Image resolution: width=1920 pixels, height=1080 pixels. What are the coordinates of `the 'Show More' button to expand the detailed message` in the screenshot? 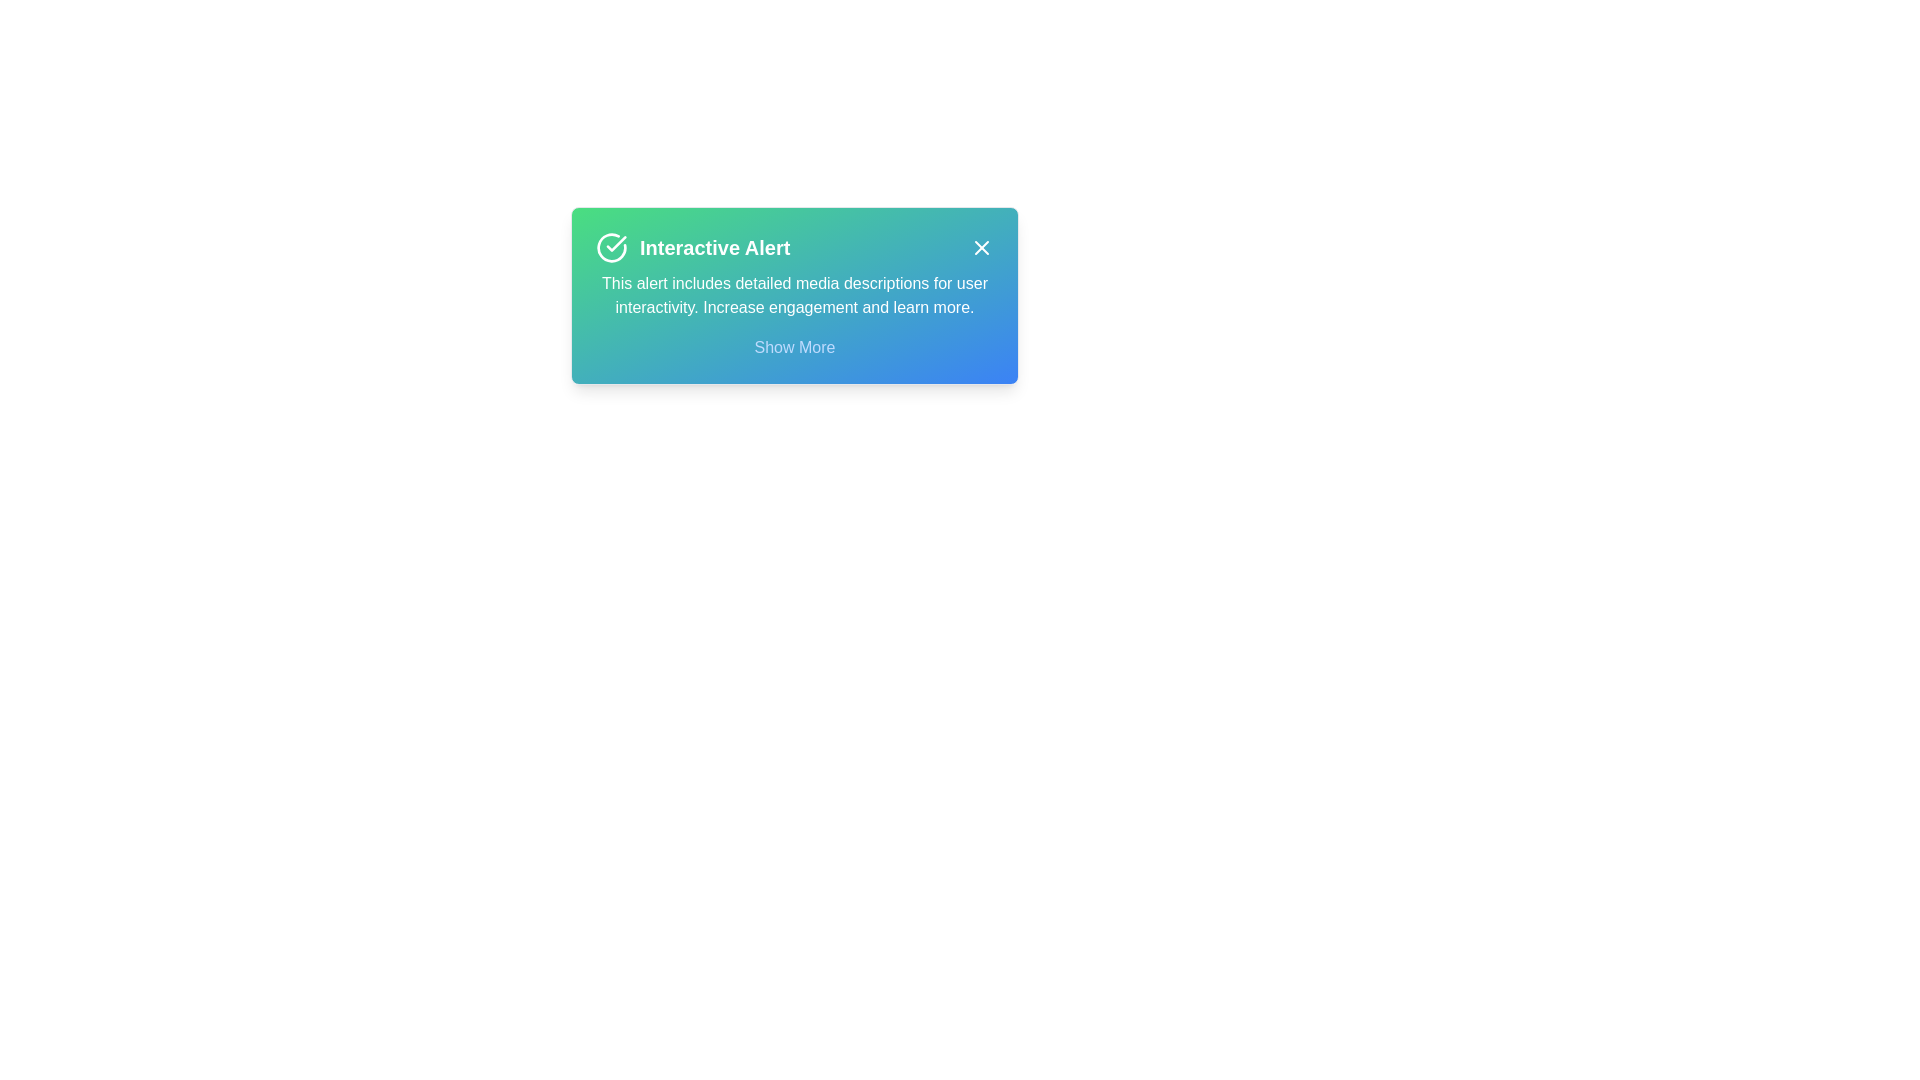 It's located at (792, 346).